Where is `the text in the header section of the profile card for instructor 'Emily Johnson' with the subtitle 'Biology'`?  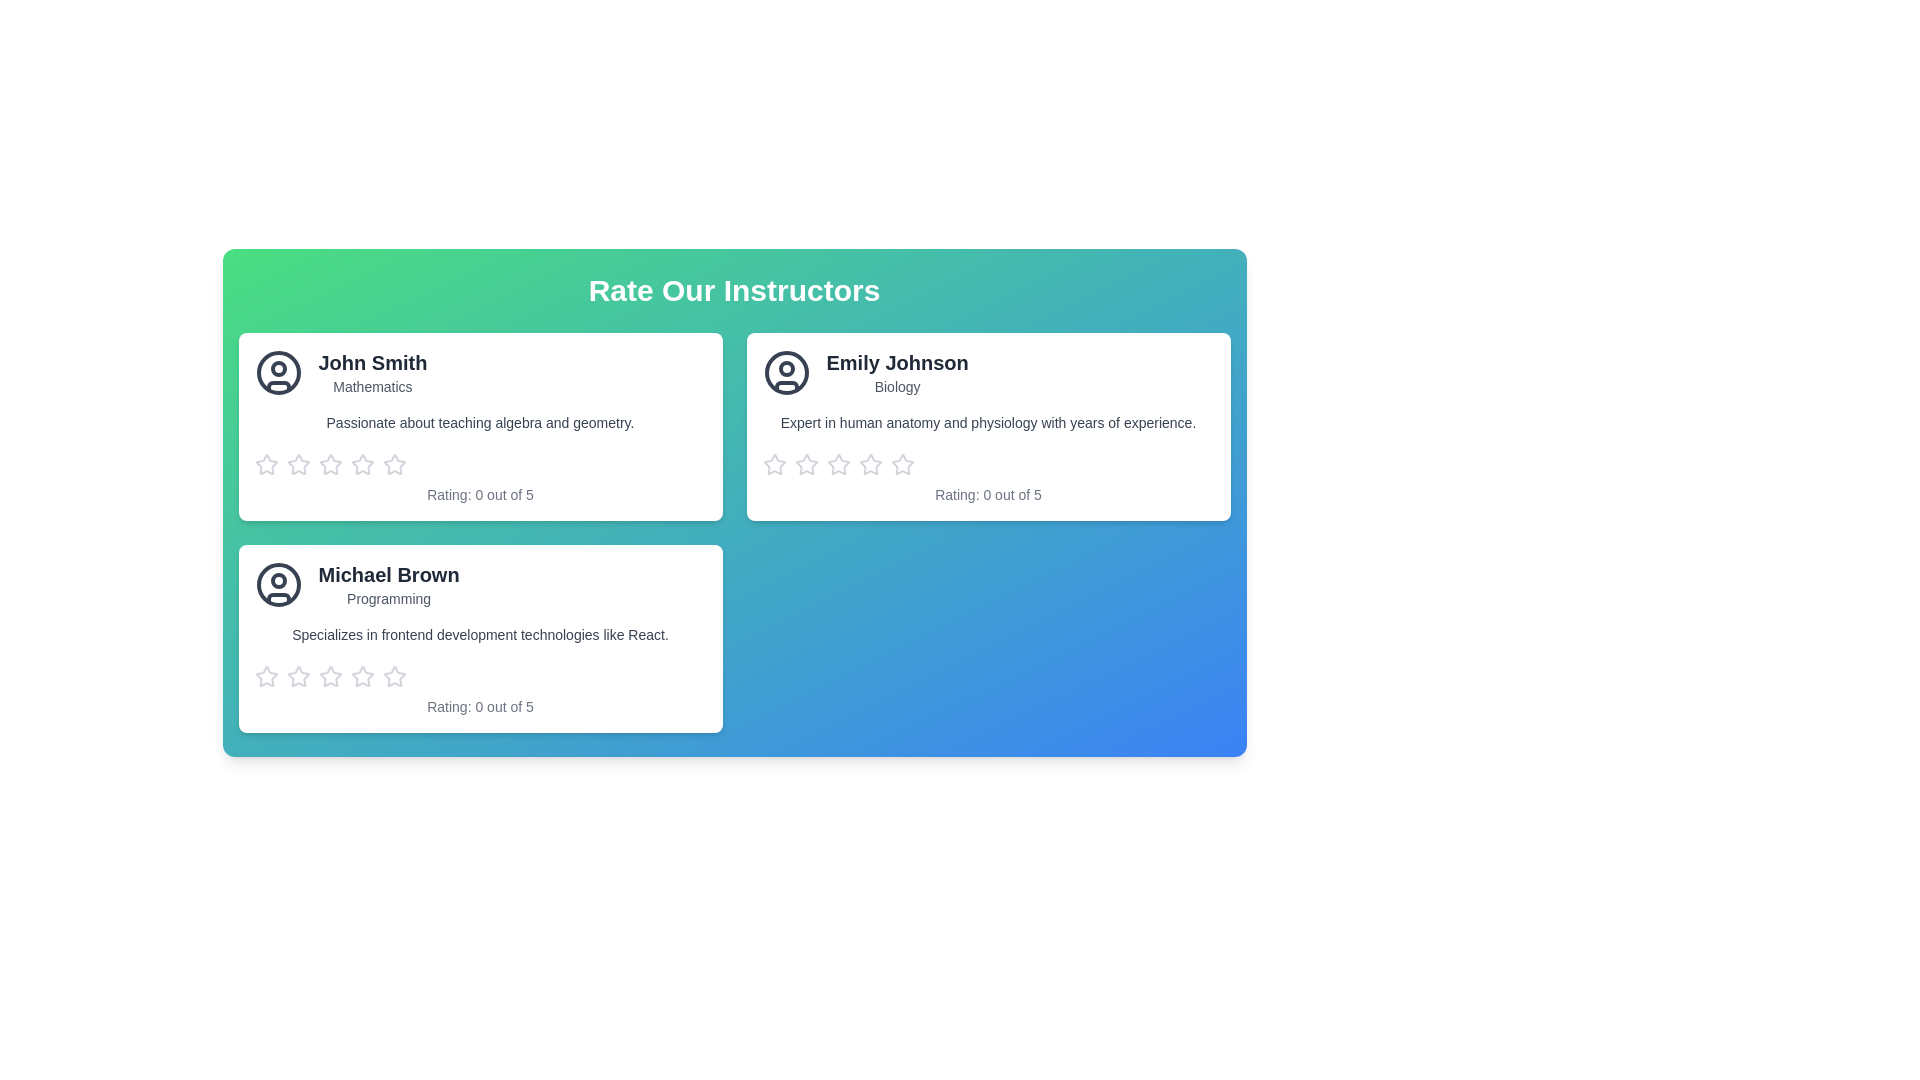 the text in the header section of the profile card for instructor 'Emily Johnson' with the subtitle 'Biology' is located at coordinates (988, 373).